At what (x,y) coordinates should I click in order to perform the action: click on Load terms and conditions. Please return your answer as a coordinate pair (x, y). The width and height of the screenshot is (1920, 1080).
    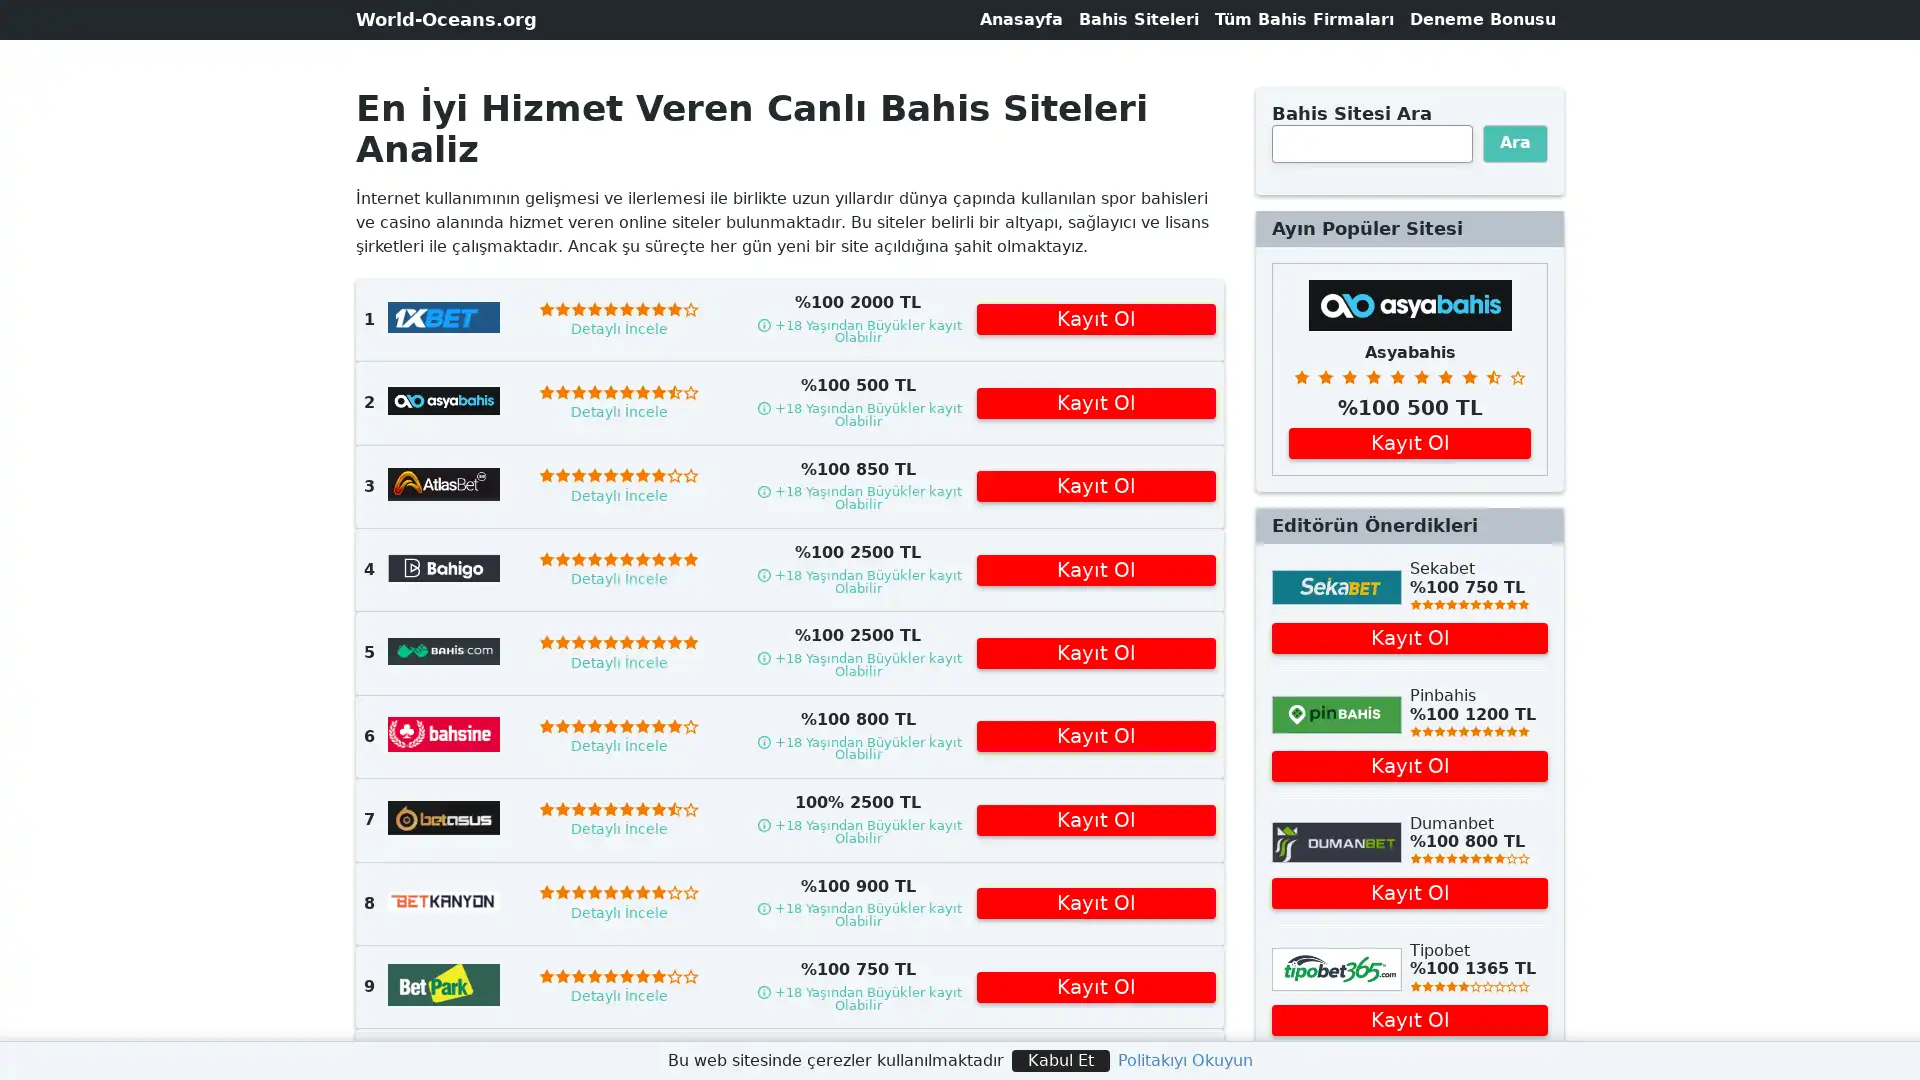
    Looking at the image, I should click on (857, 998).